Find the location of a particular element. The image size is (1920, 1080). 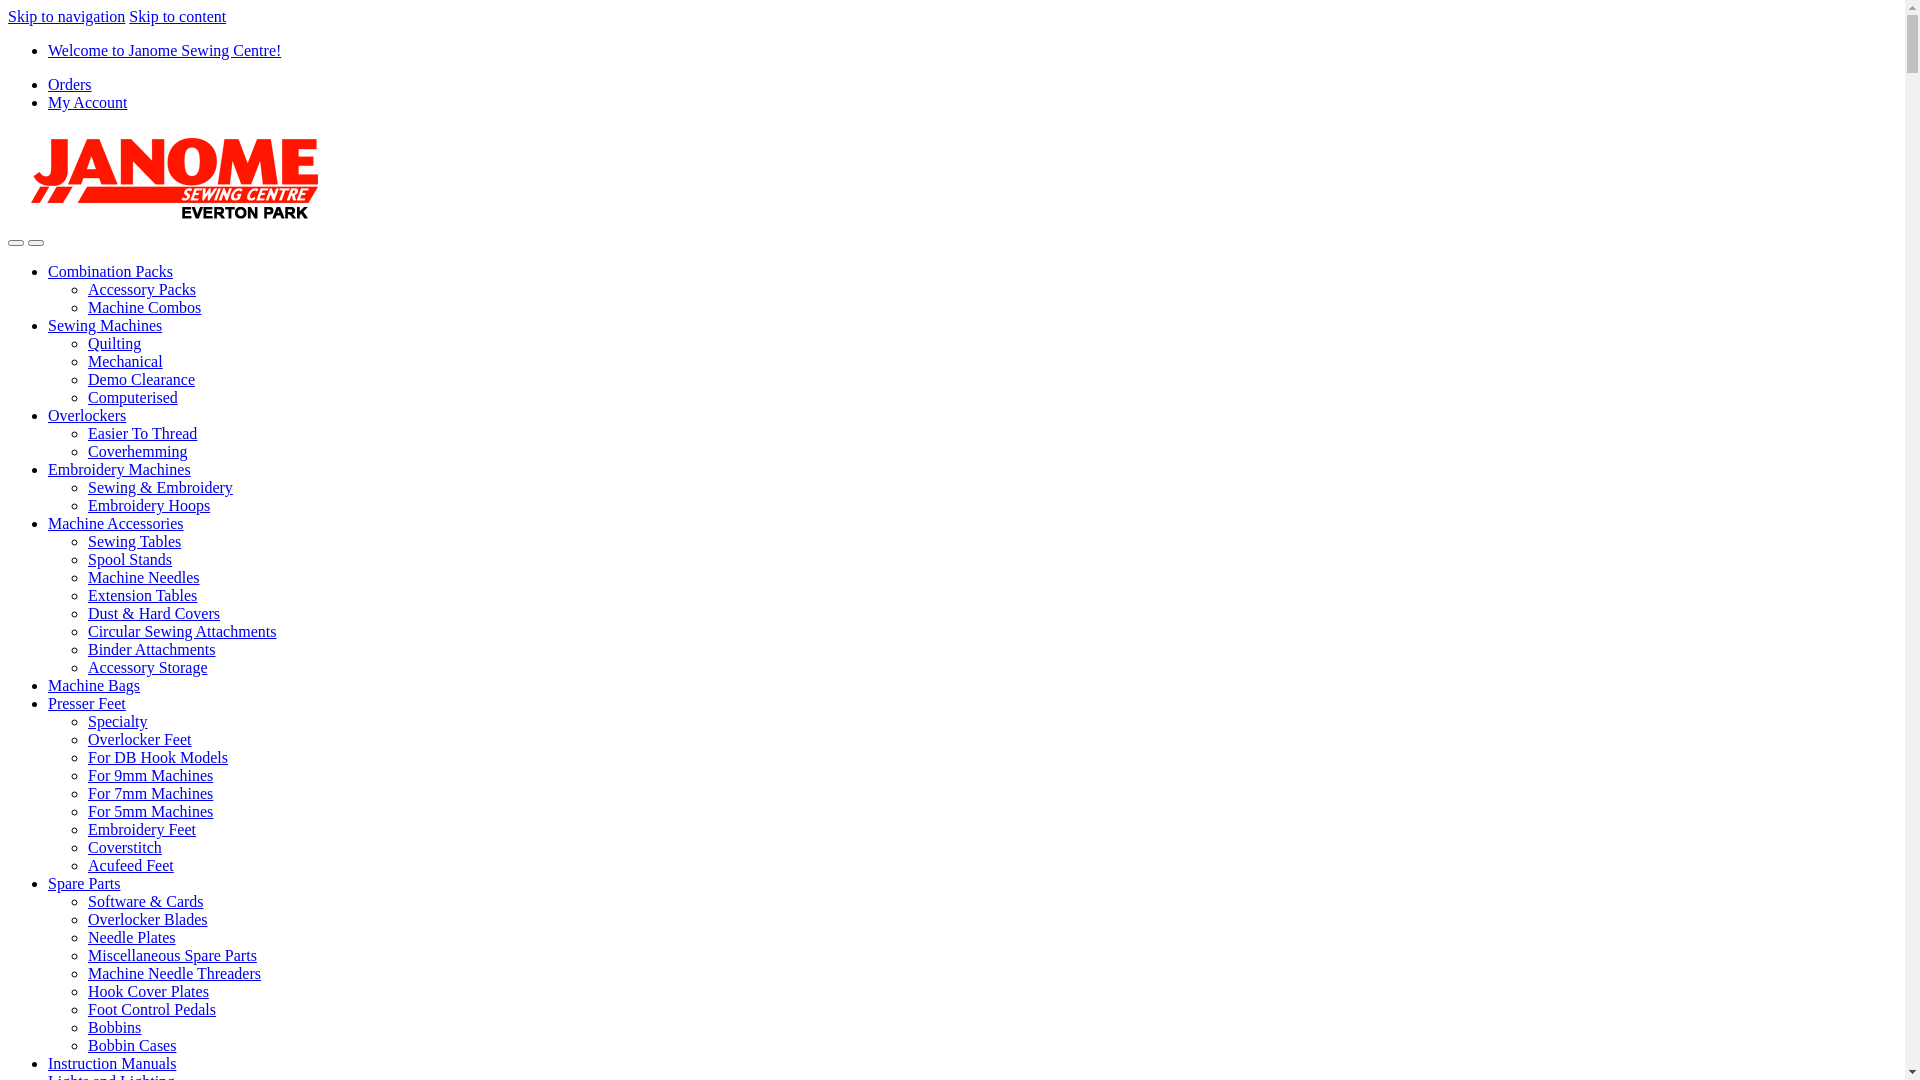

'Circular Sewing Attachments' is located at coordinates (182, 631).